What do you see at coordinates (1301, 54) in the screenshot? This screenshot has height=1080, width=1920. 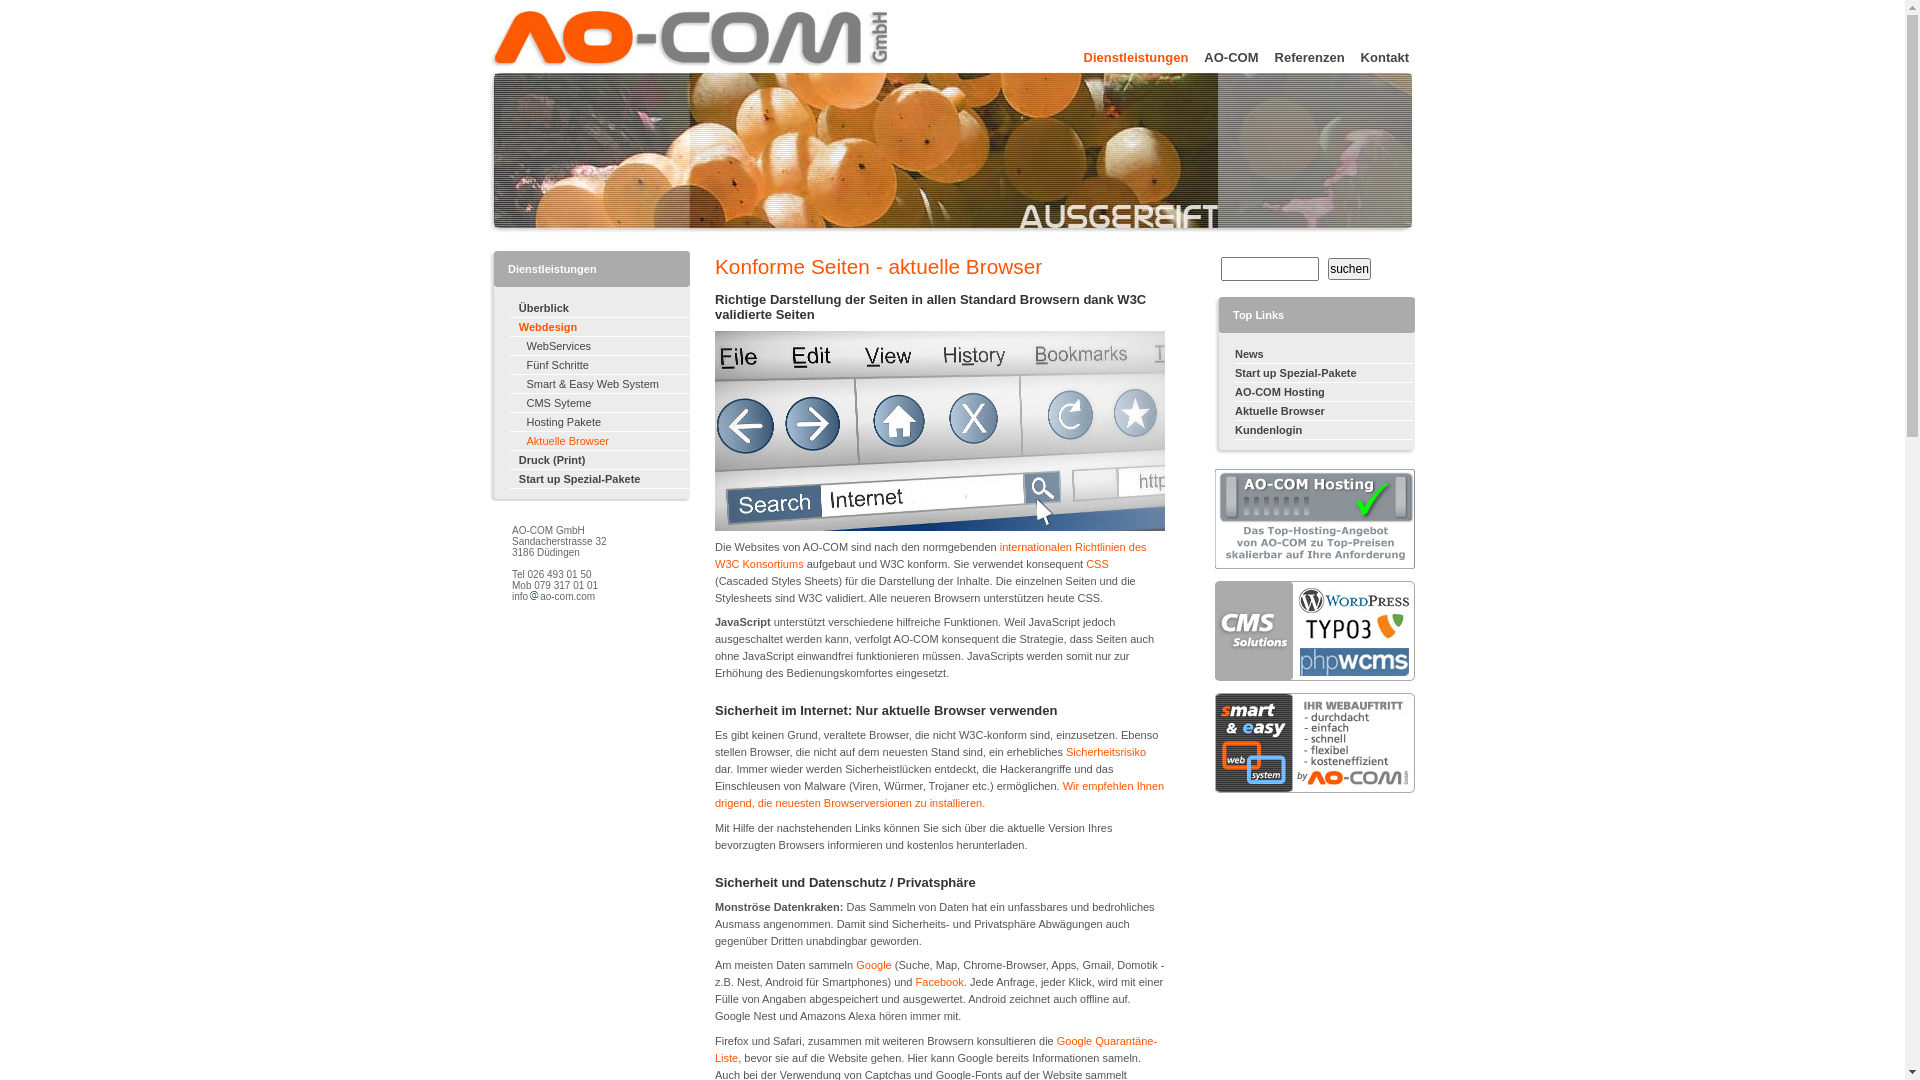 I see `'Referenzen'` at bounding box center [1301, 54].